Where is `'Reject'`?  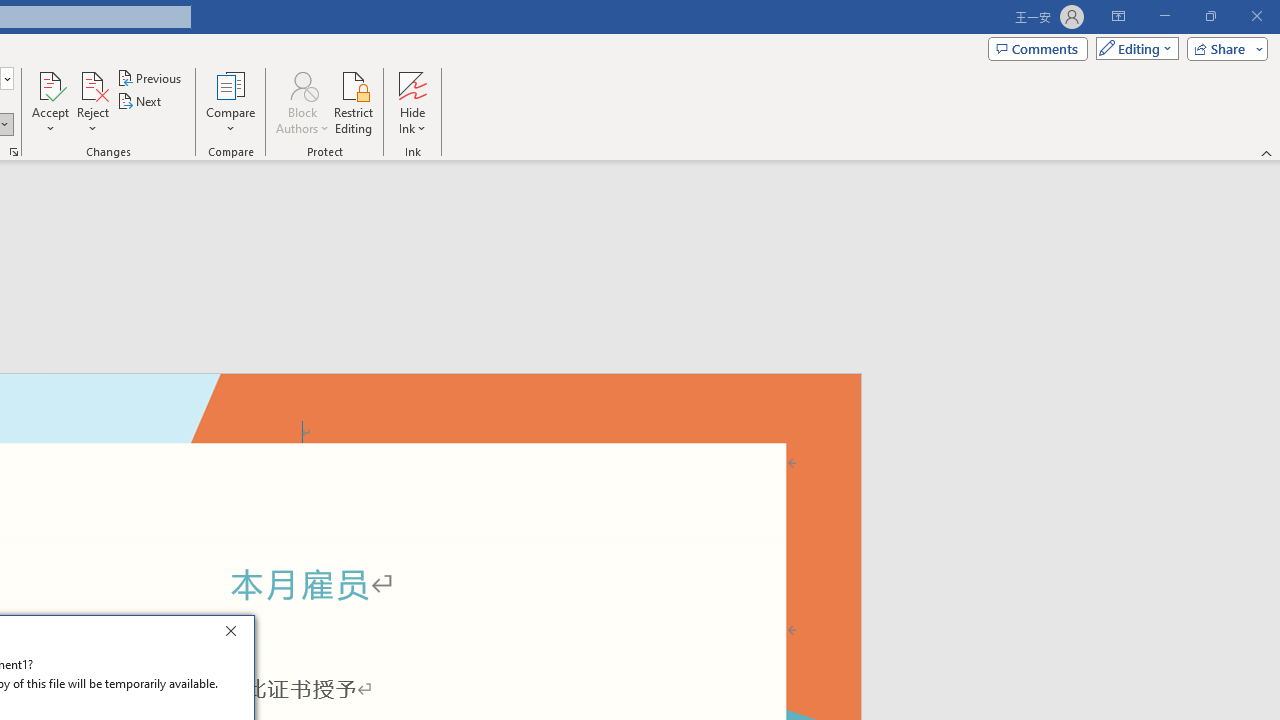 'Reject' is located at coordinates (91, 103).